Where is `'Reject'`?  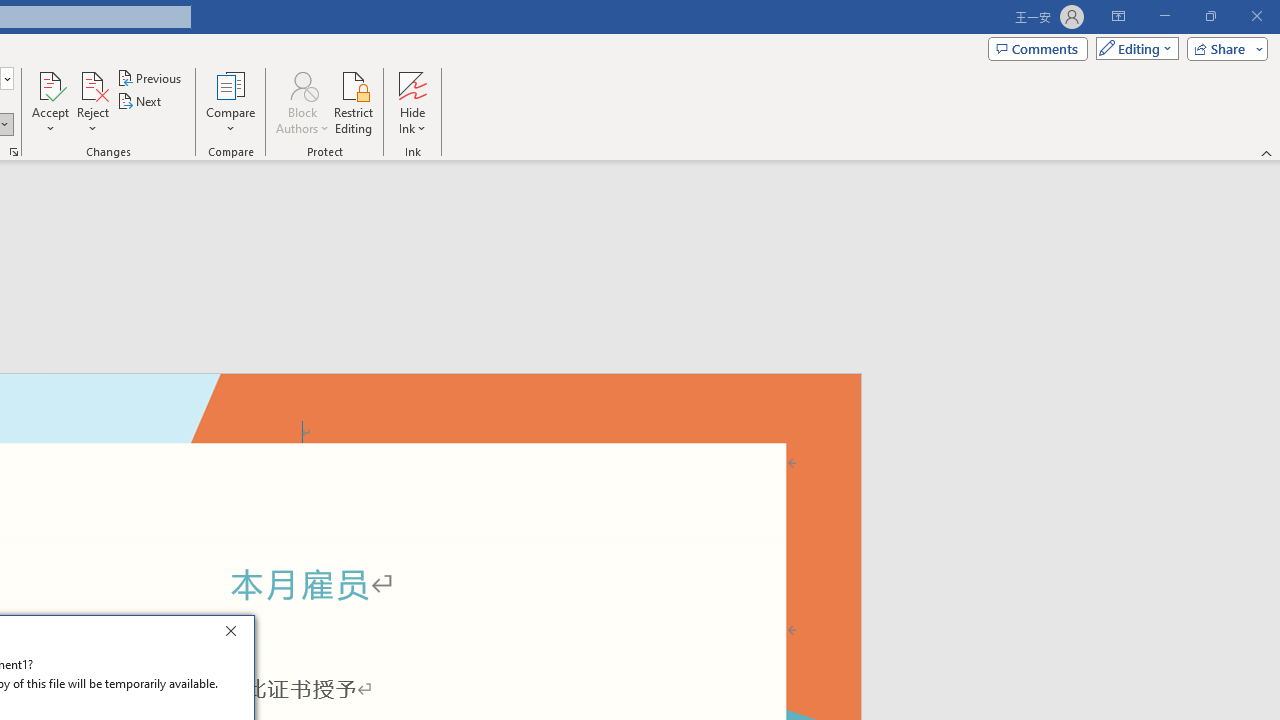 'Reject' is located at coordinates (91, 103).